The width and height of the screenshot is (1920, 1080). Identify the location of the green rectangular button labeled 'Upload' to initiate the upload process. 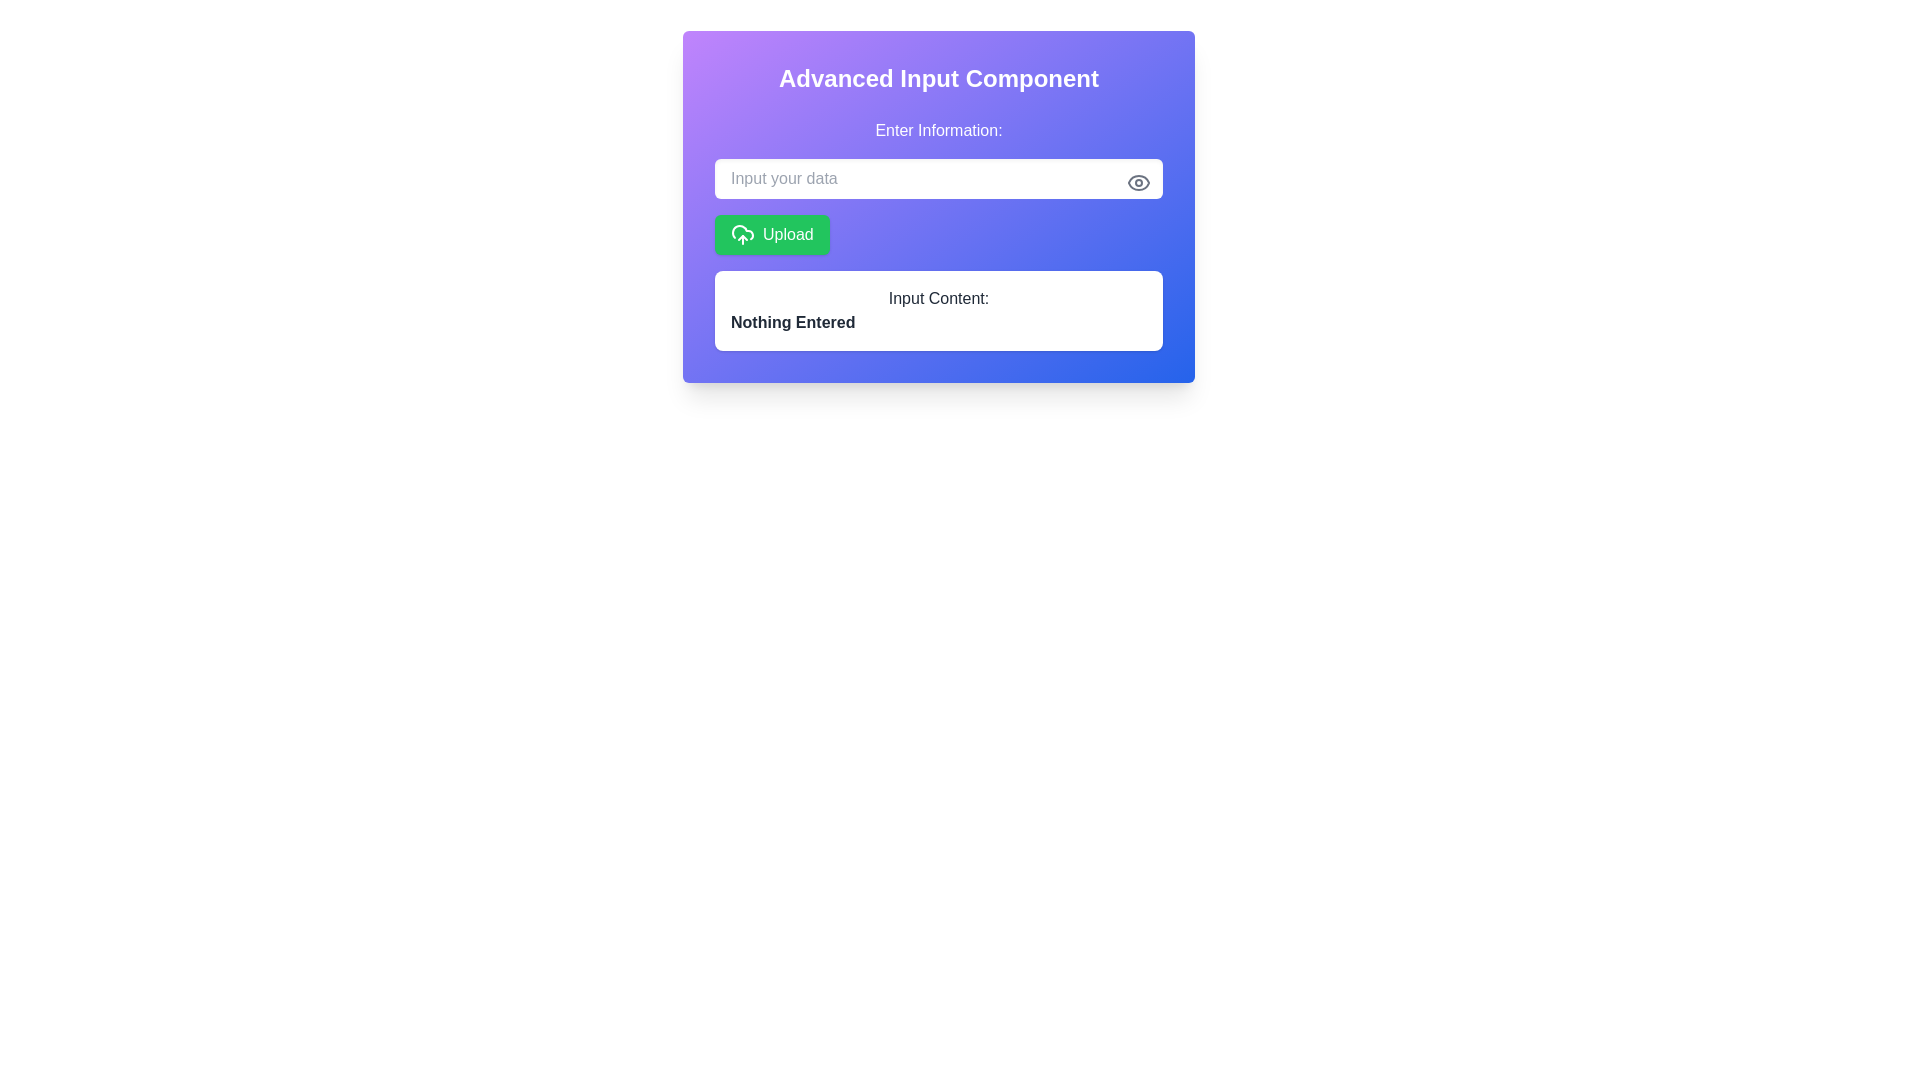
(787, 234).